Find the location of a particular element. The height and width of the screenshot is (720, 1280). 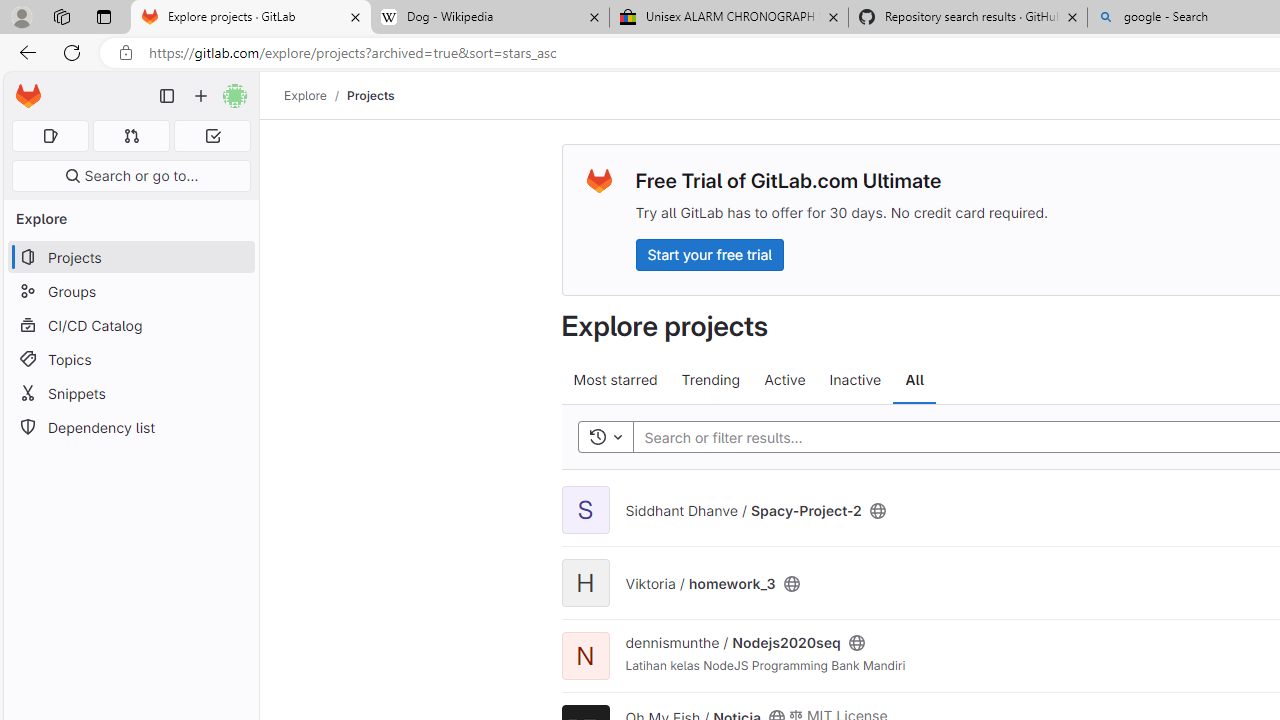

'S' is located at coordinates (584, 509).